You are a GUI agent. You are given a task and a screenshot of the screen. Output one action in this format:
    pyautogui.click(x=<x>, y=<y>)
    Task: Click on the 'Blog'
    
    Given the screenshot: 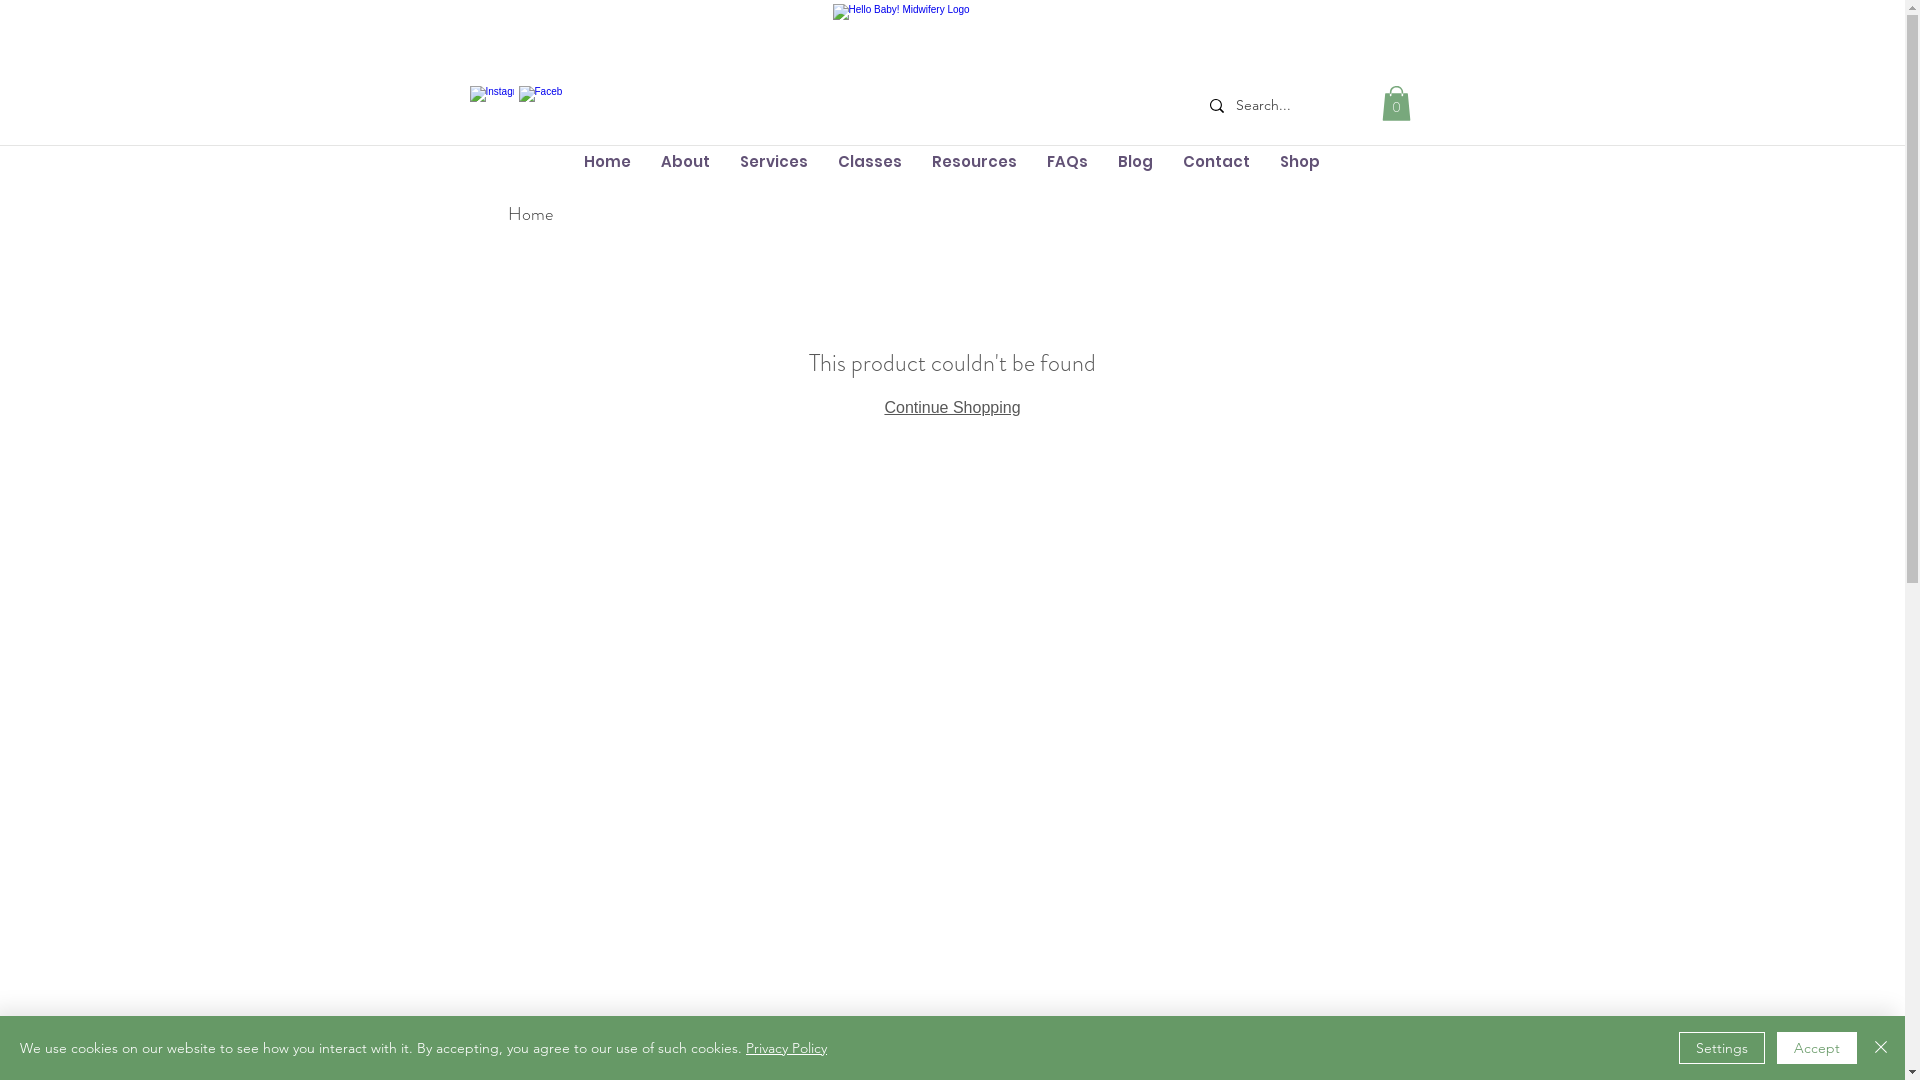 What is the action you would take?
    pyautogui.click(x=1134, y=160)
    